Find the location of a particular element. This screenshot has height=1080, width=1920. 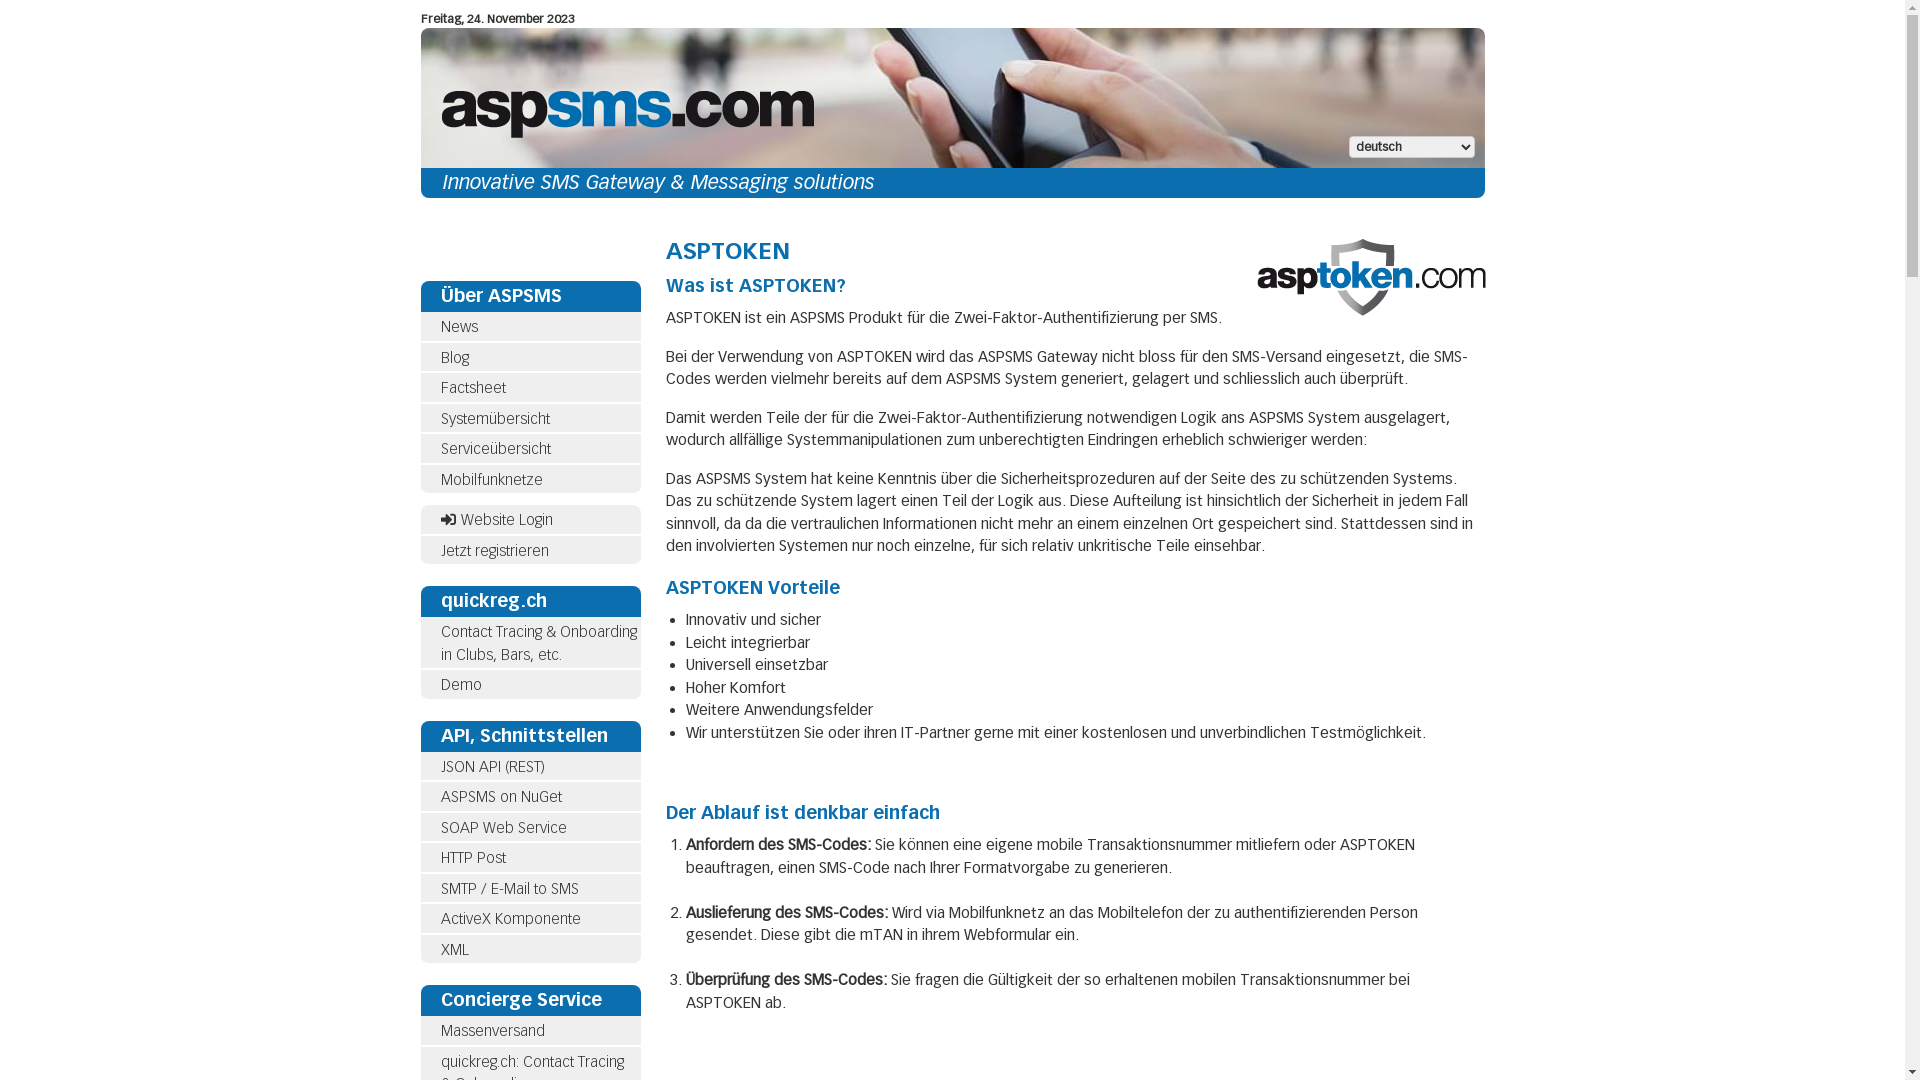

'Website Login' is located at coordinates (529, 519).